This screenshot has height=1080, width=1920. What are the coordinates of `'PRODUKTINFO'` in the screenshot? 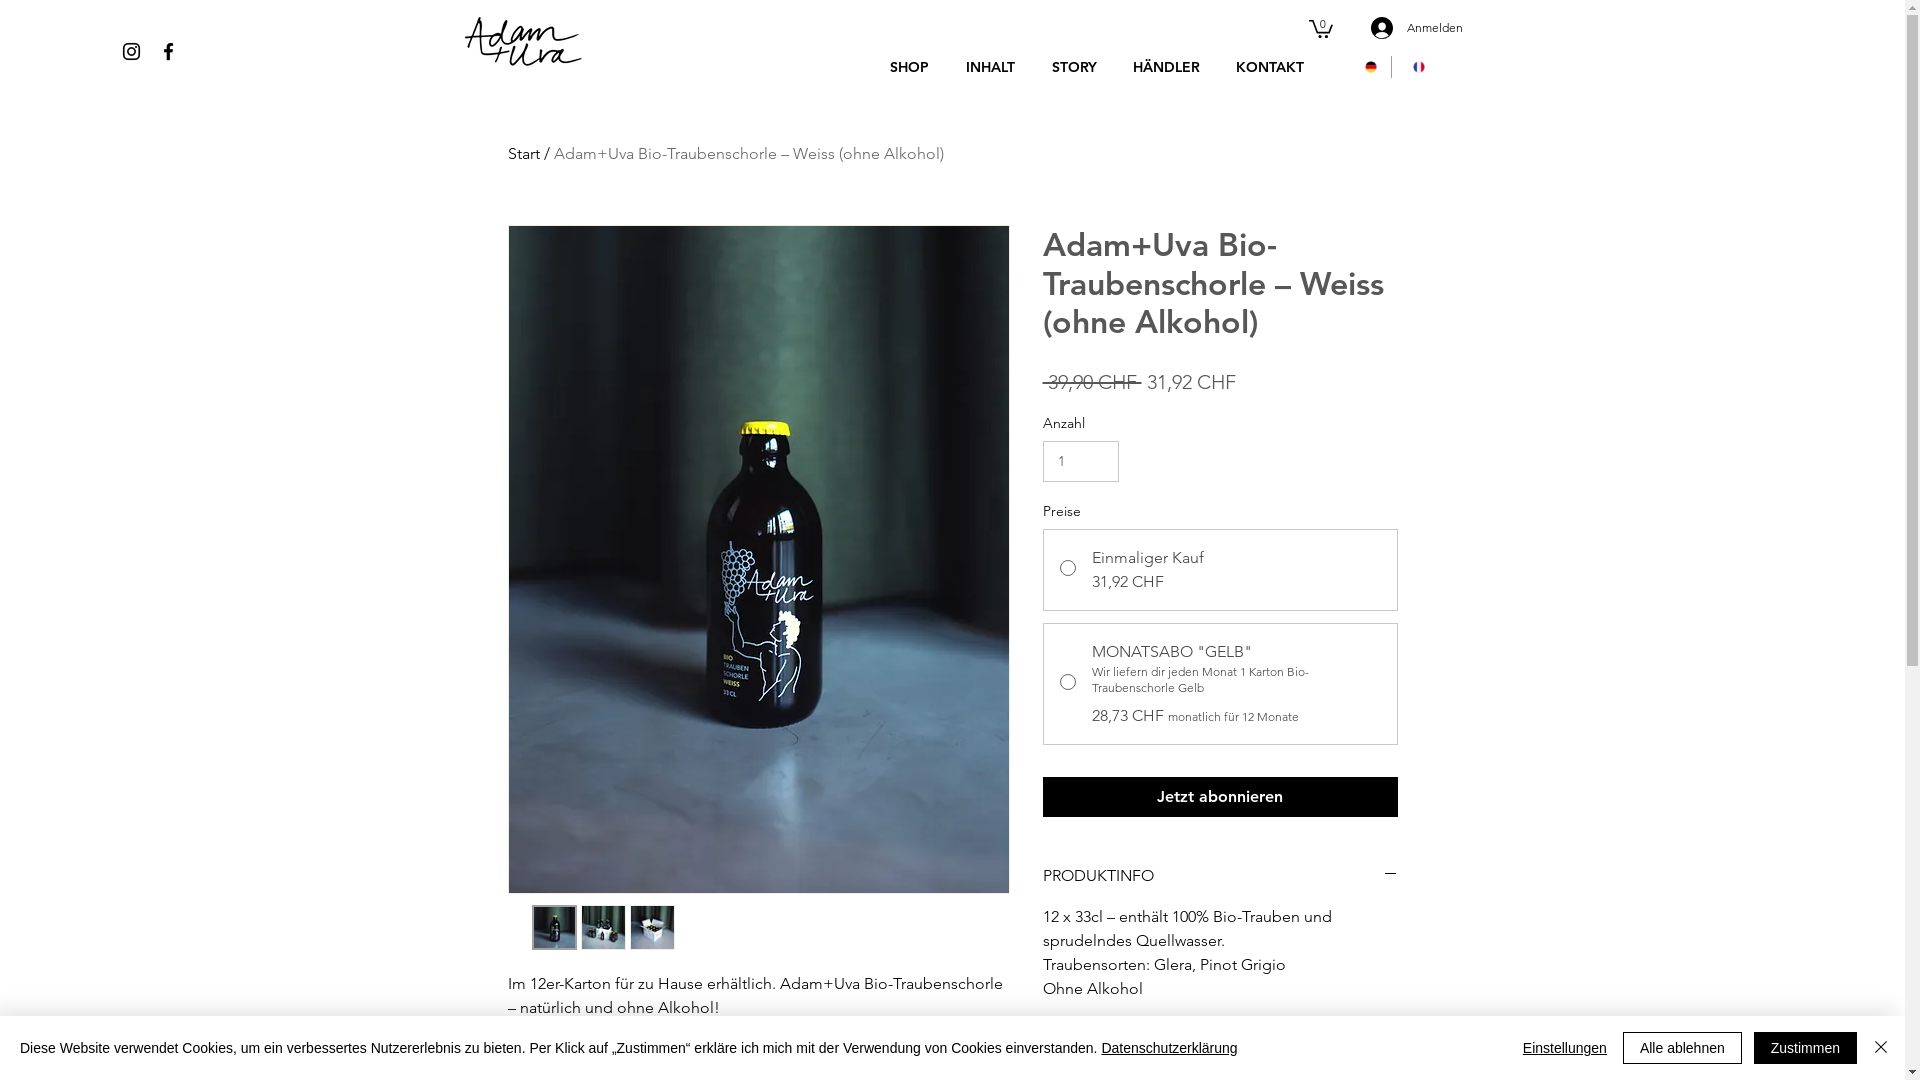 It's located at (1040, 874).